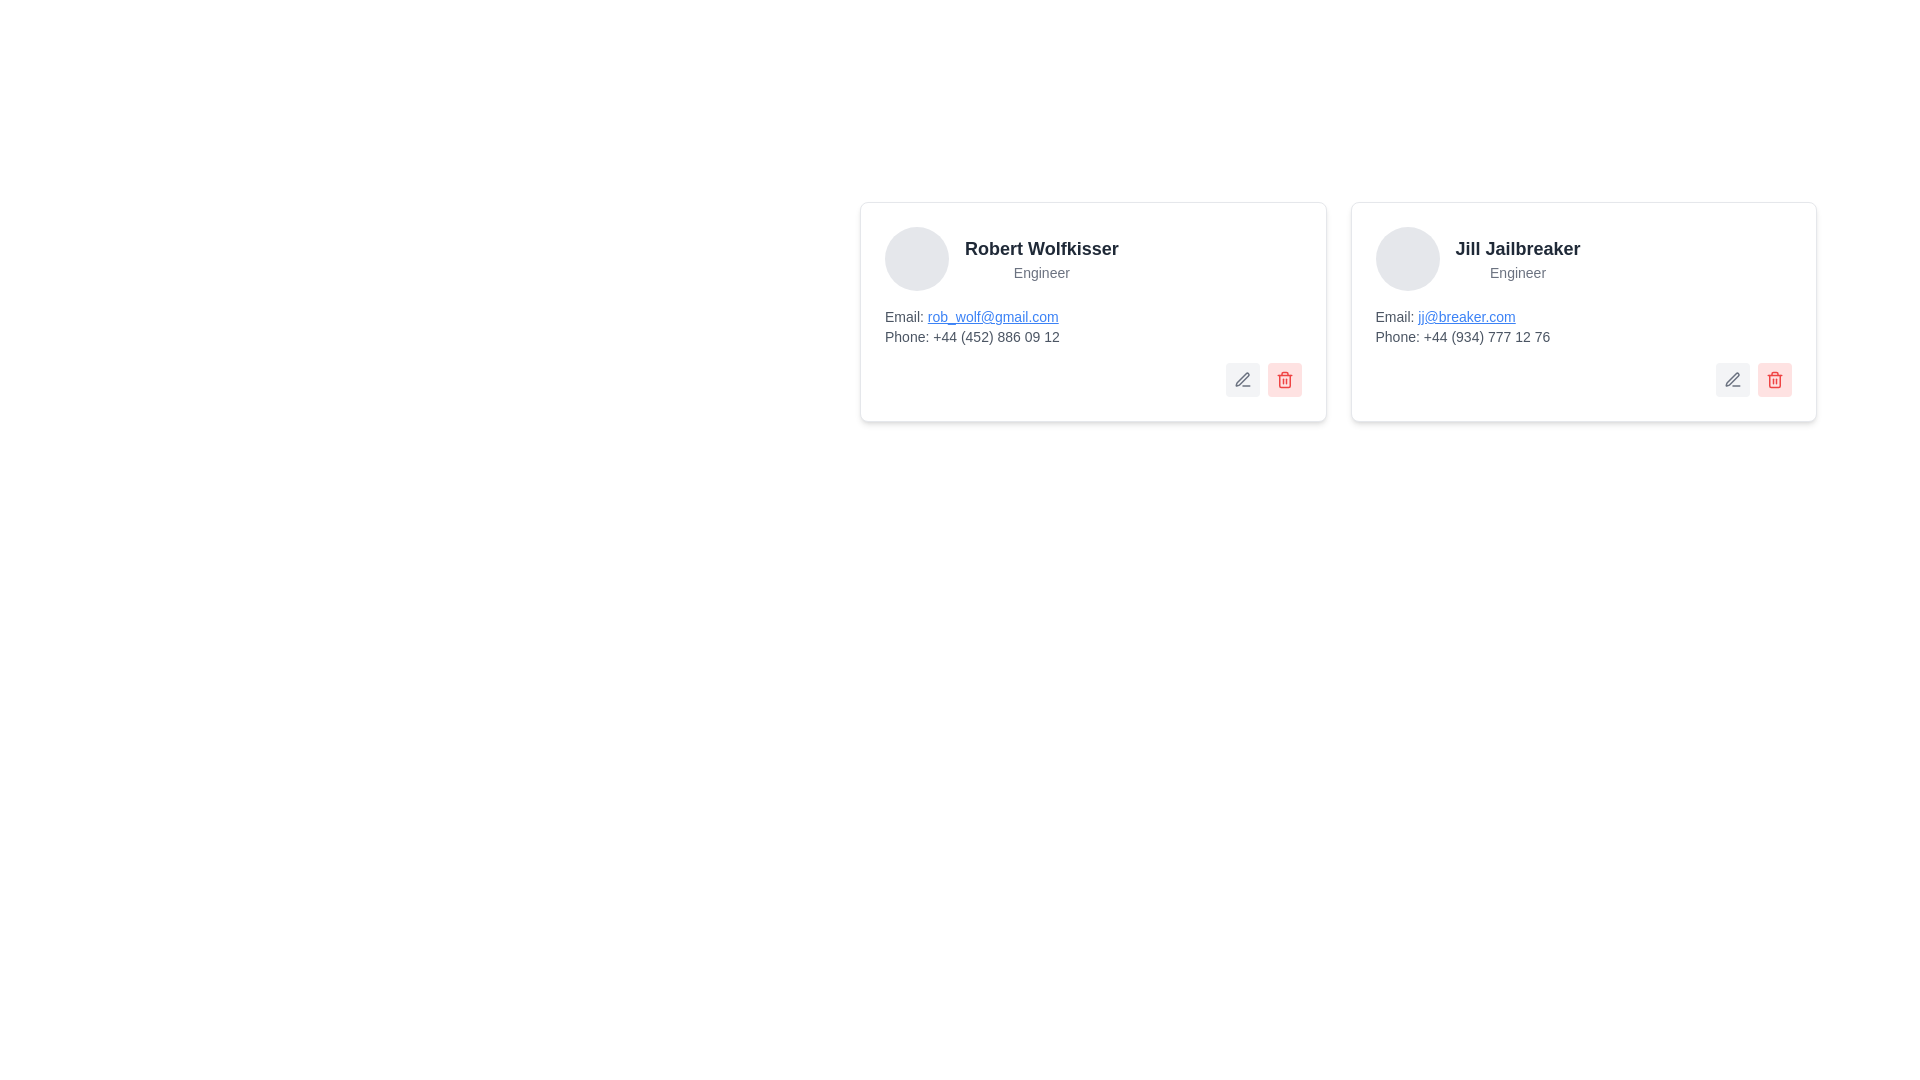 The width and height of the screenshot is (1920, 1080). I want to click on the delete button located in the bottom-right corner of the card labeled 'Jill Jailbreaker' to change its background color, so click(1775, 380).